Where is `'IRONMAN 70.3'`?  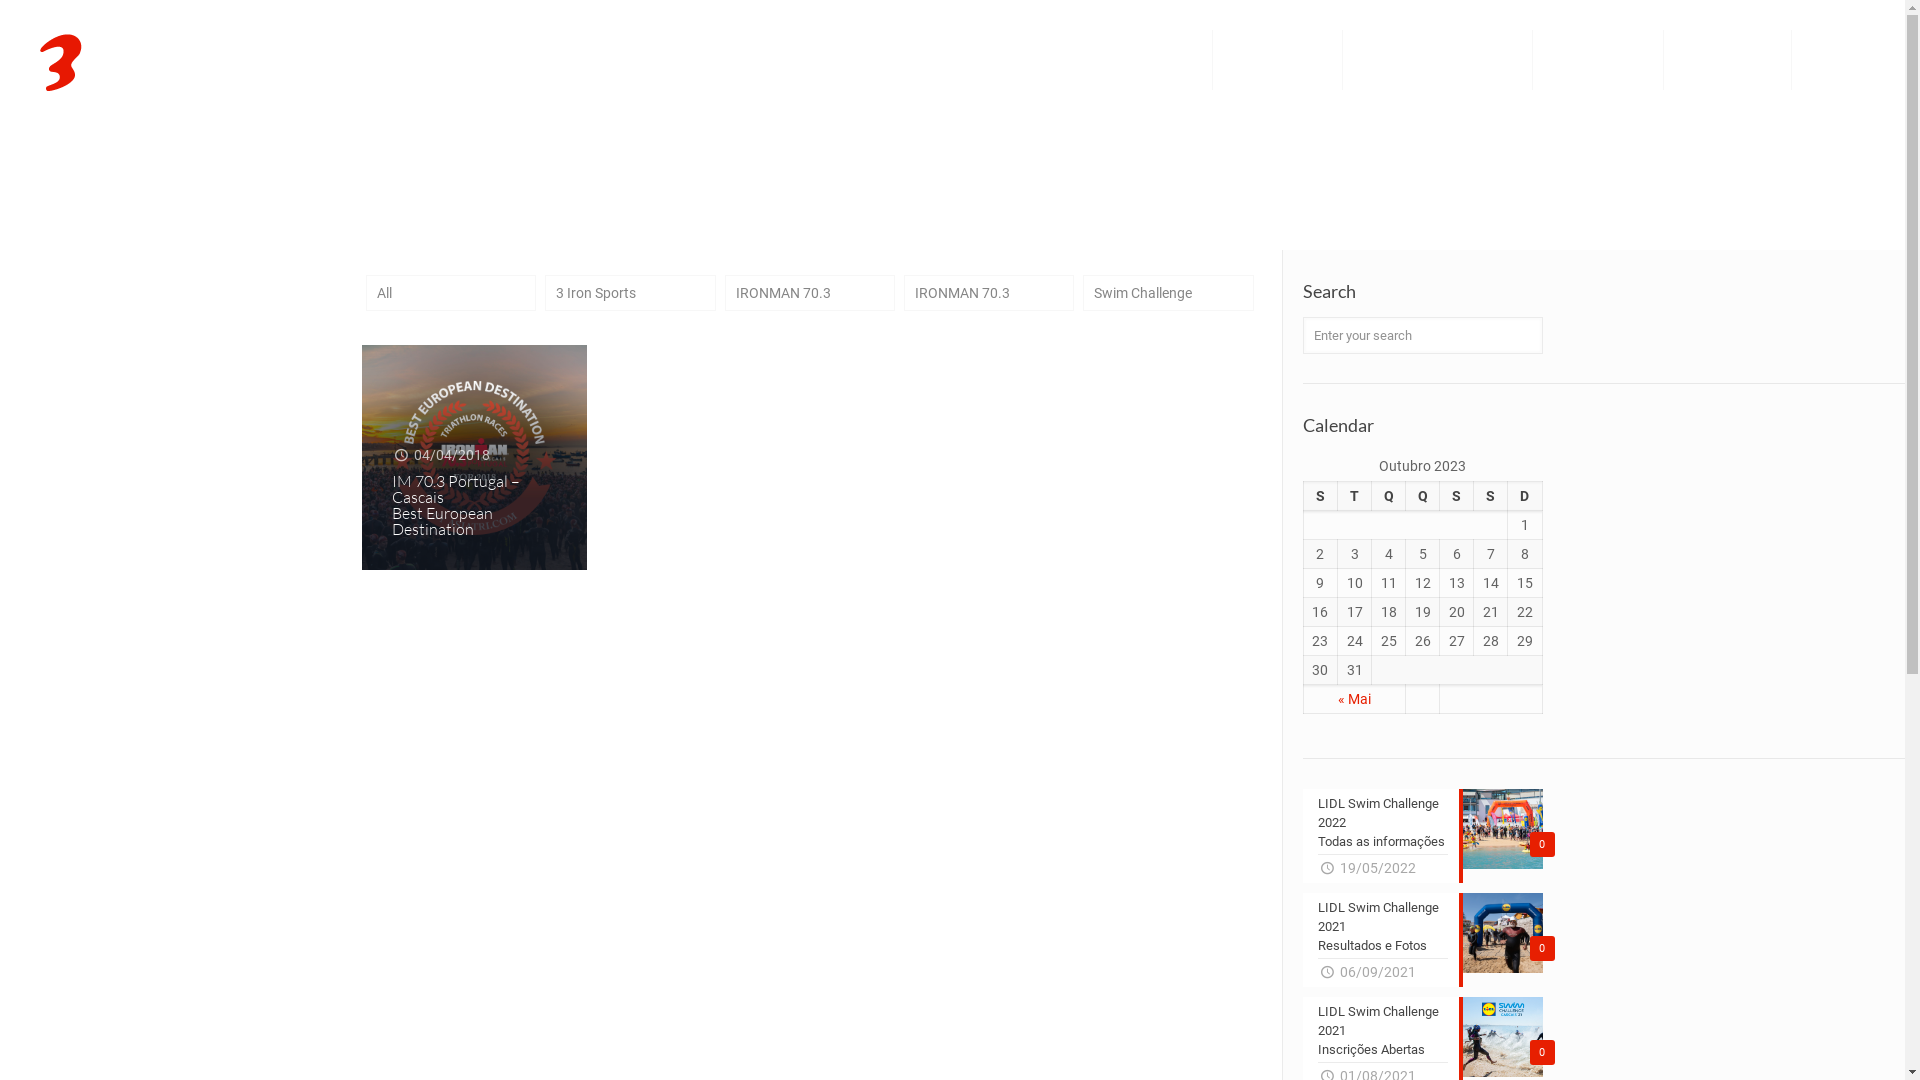
'IRONMAN 70.3' is located at coordinates (988, 292).